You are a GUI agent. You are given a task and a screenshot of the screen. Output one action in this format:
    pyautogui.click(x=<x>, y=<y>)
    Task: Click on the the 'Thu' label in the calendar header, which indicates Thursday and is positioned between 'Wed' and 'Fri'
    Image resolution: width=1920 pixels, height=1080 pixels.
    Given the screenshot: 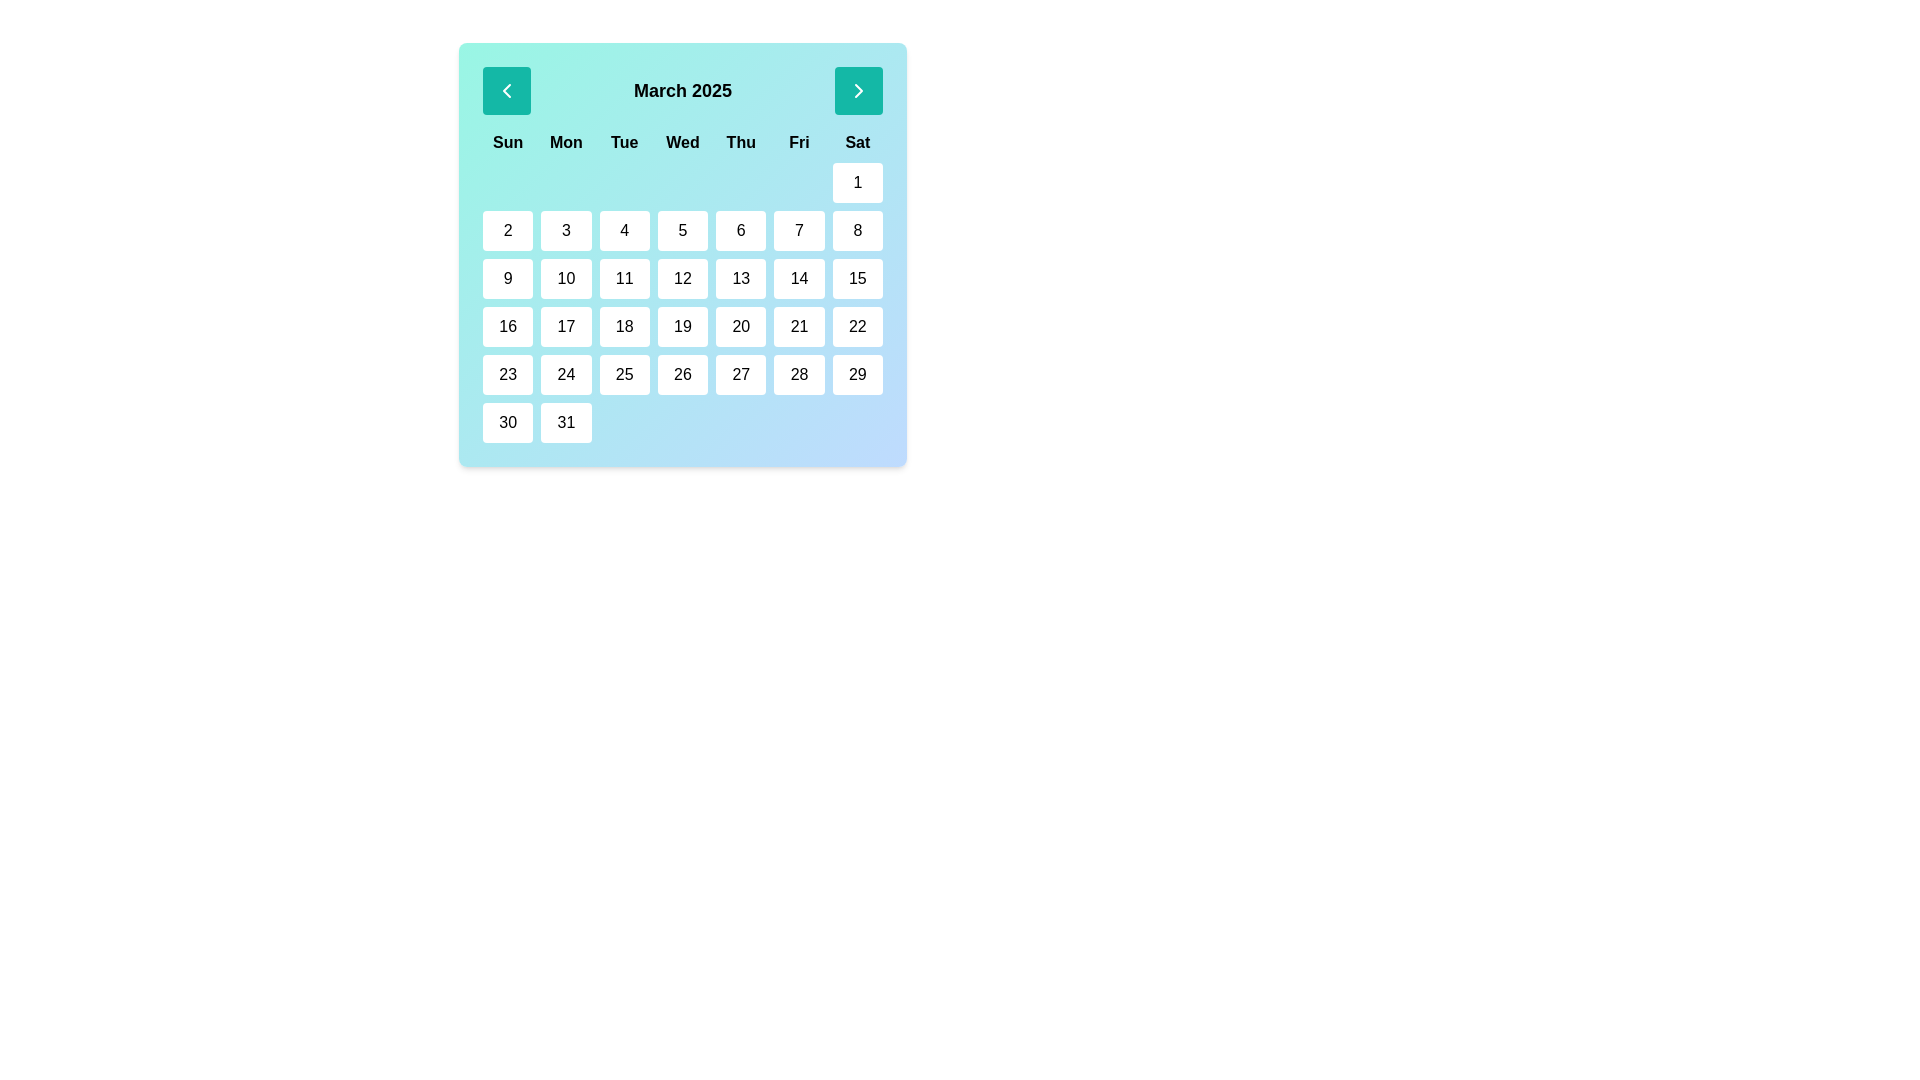 What is the action you would take?
    pyautogui.click(x=740, y=141)
    